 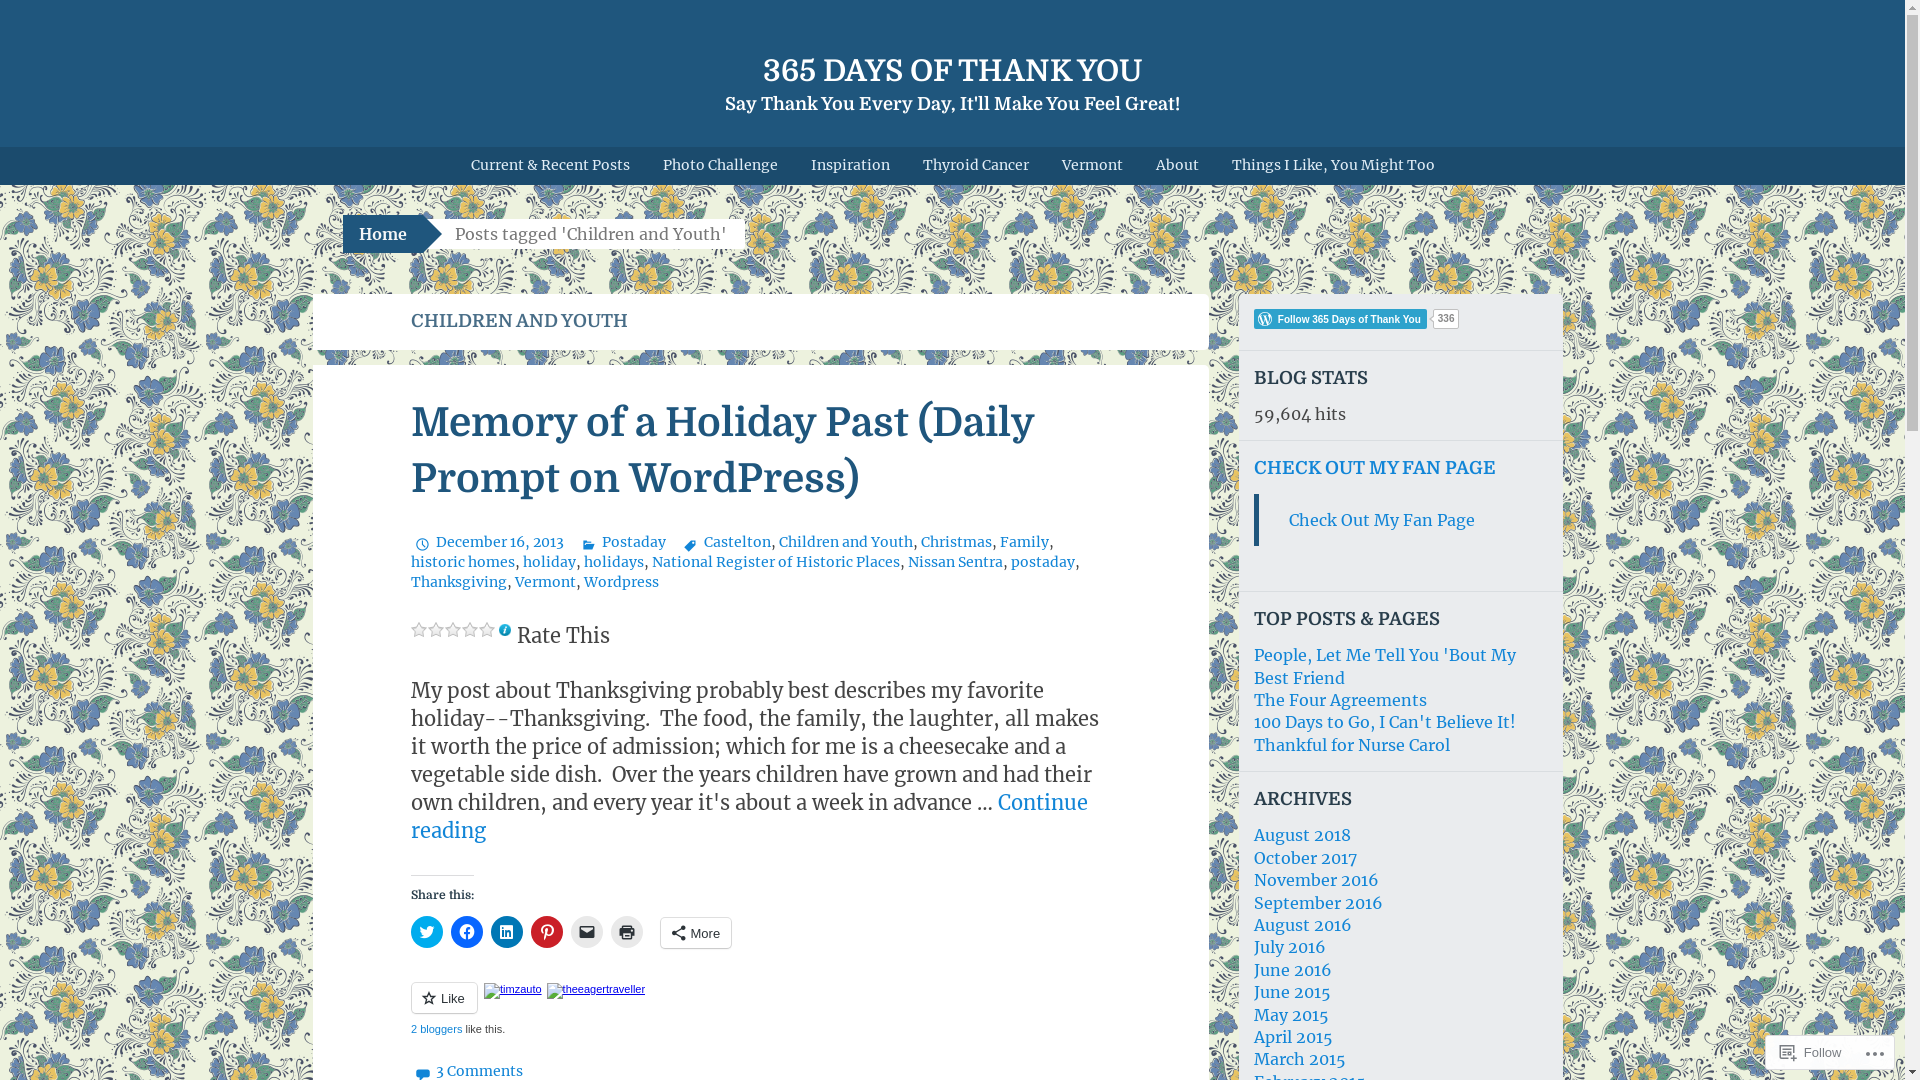 I want to click on 'Current & Recent Posts', so click(x=550, y=164).